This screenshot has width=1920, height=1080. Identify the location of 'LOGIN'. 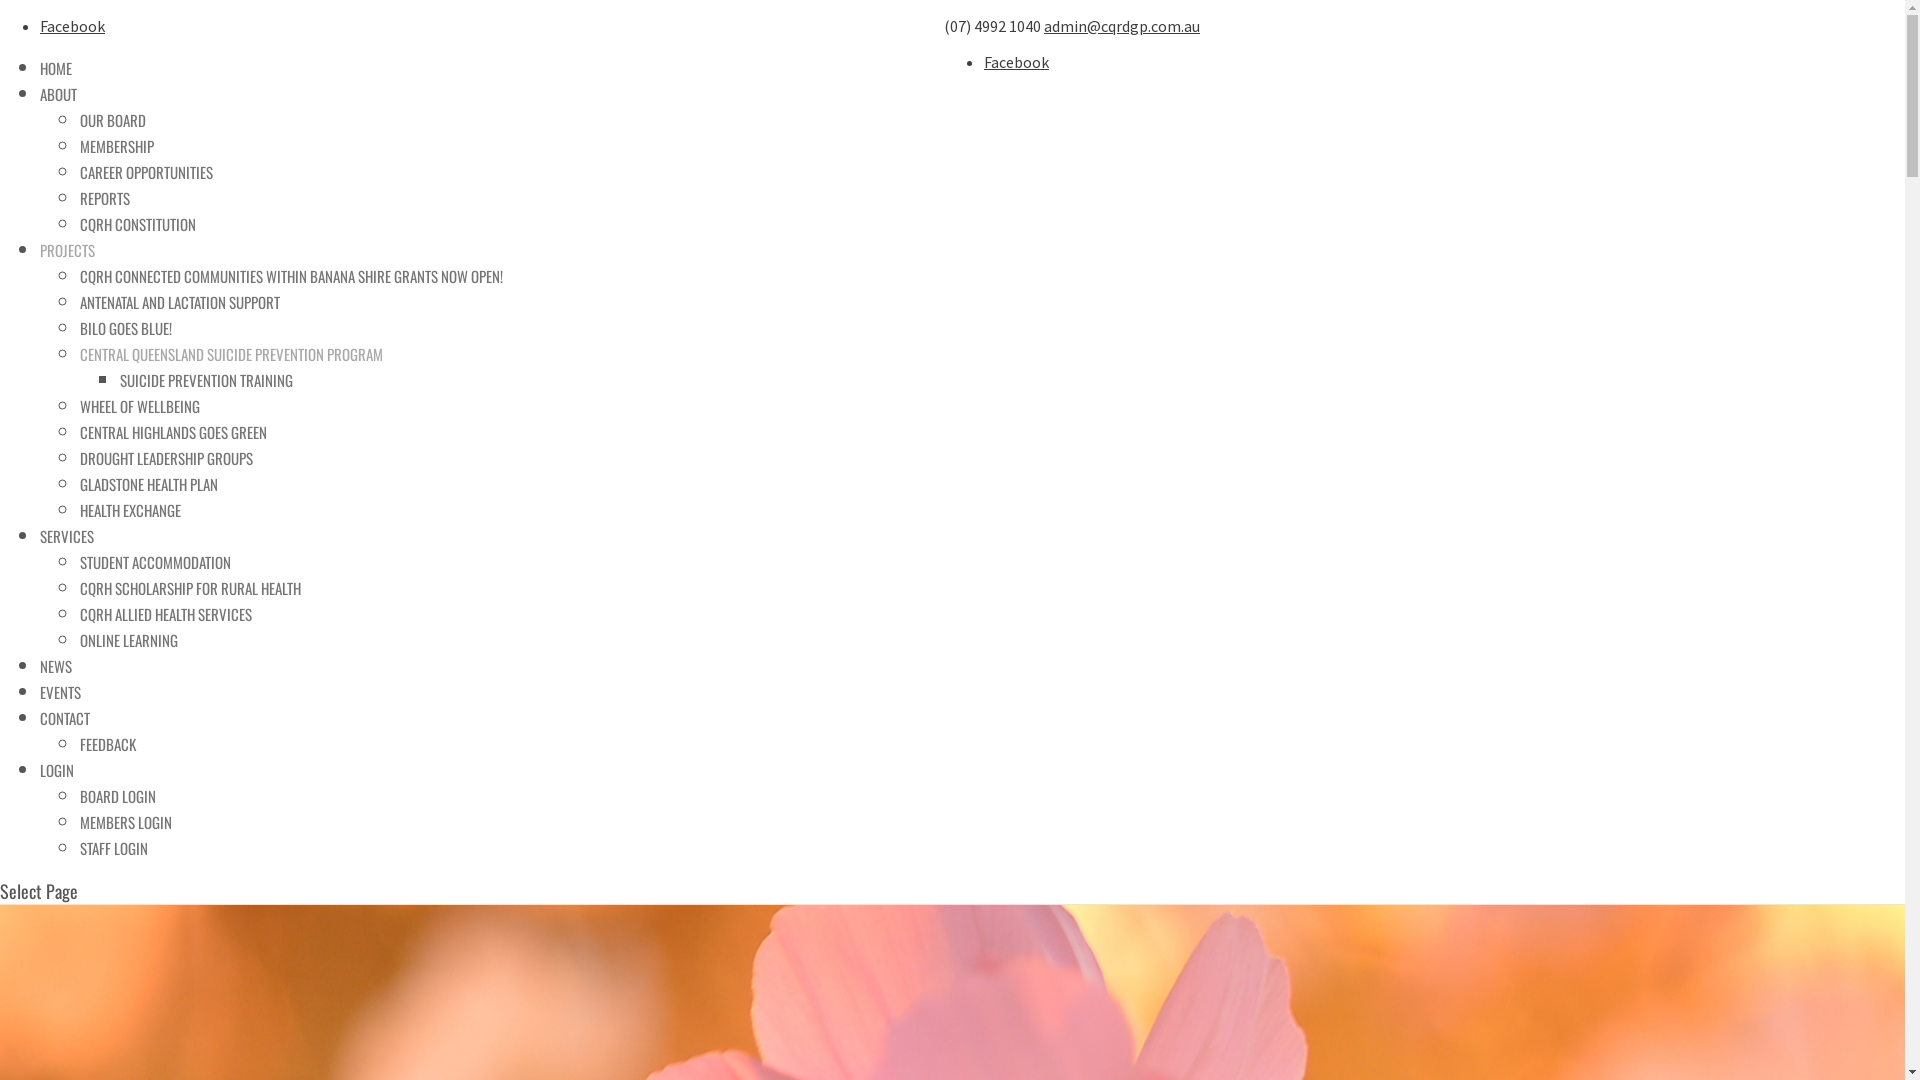
(57, 769).